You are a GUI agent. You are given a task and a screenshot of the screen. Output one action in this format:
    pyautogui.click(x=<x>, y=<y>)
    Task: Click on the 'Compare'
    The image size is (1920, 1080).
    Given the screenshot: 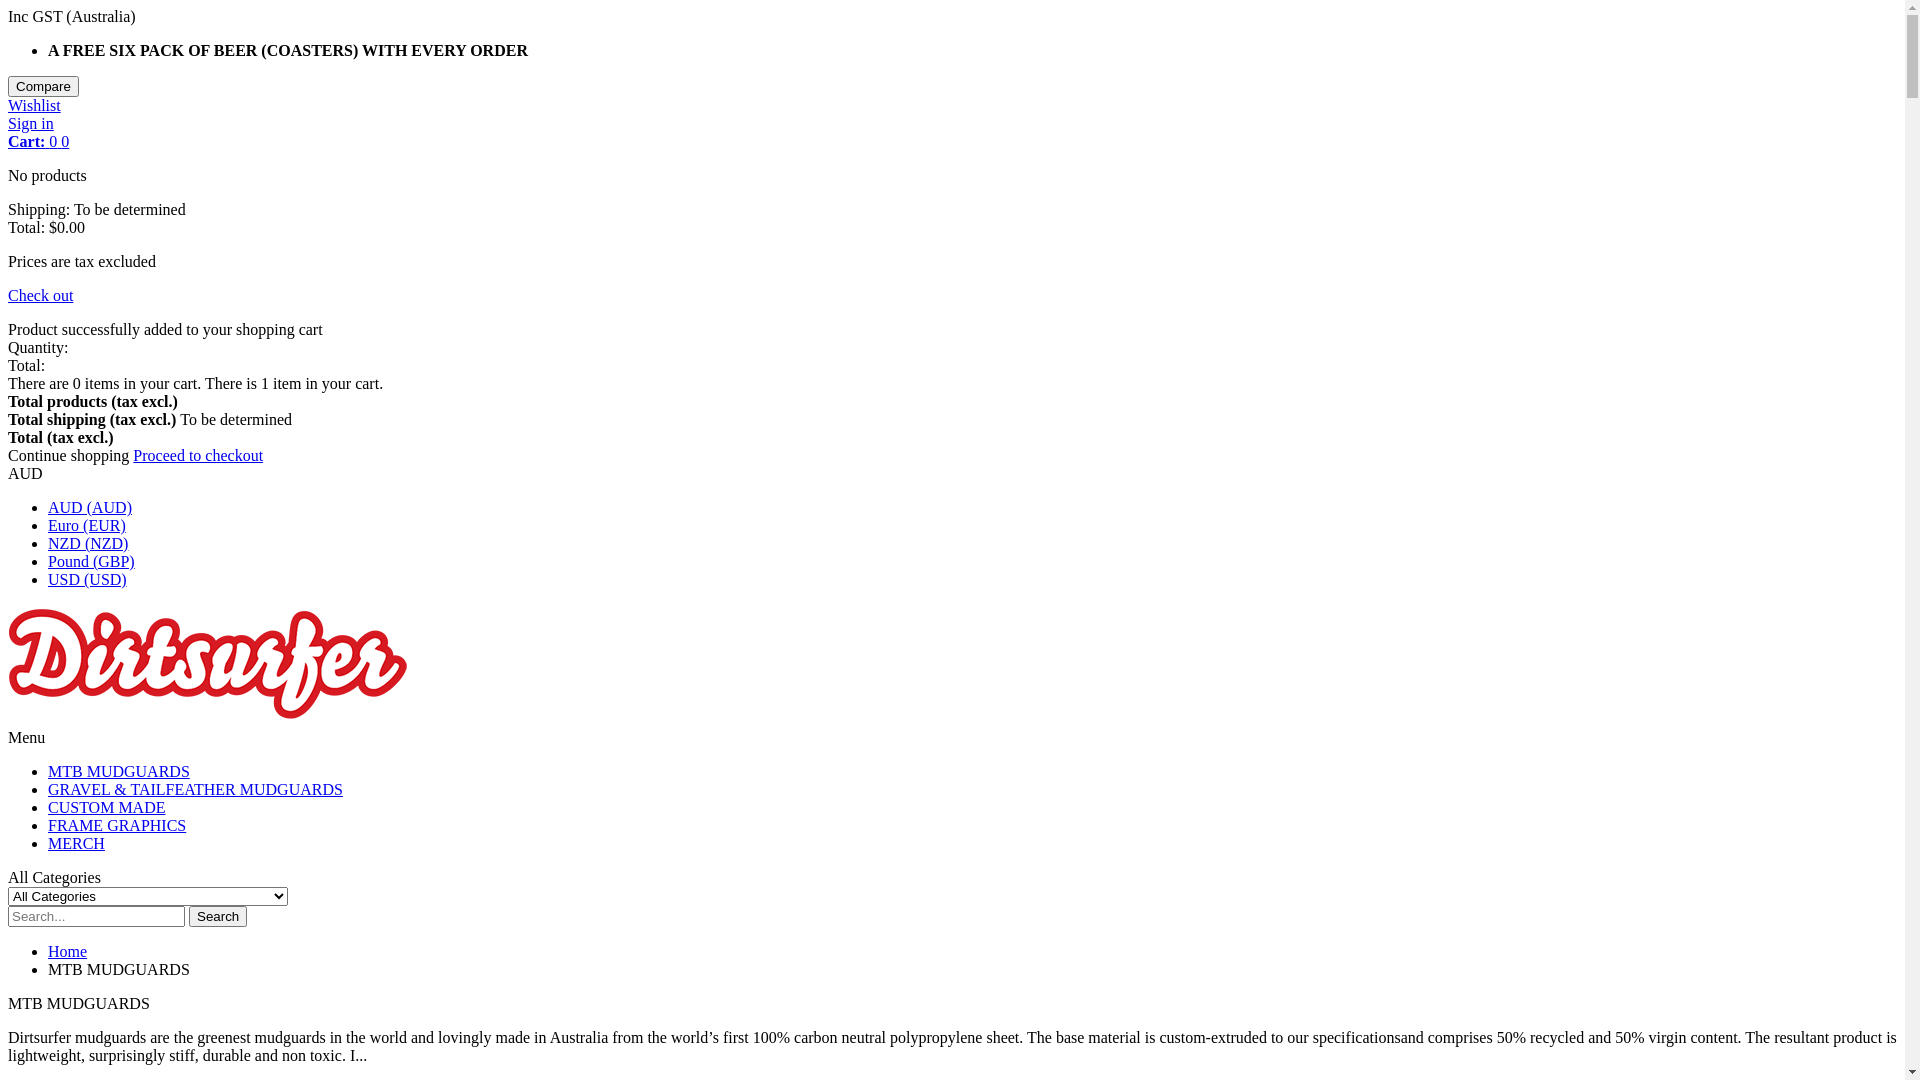 What is the action you would take?
    pyautogui.click(x=43, y=85)
    